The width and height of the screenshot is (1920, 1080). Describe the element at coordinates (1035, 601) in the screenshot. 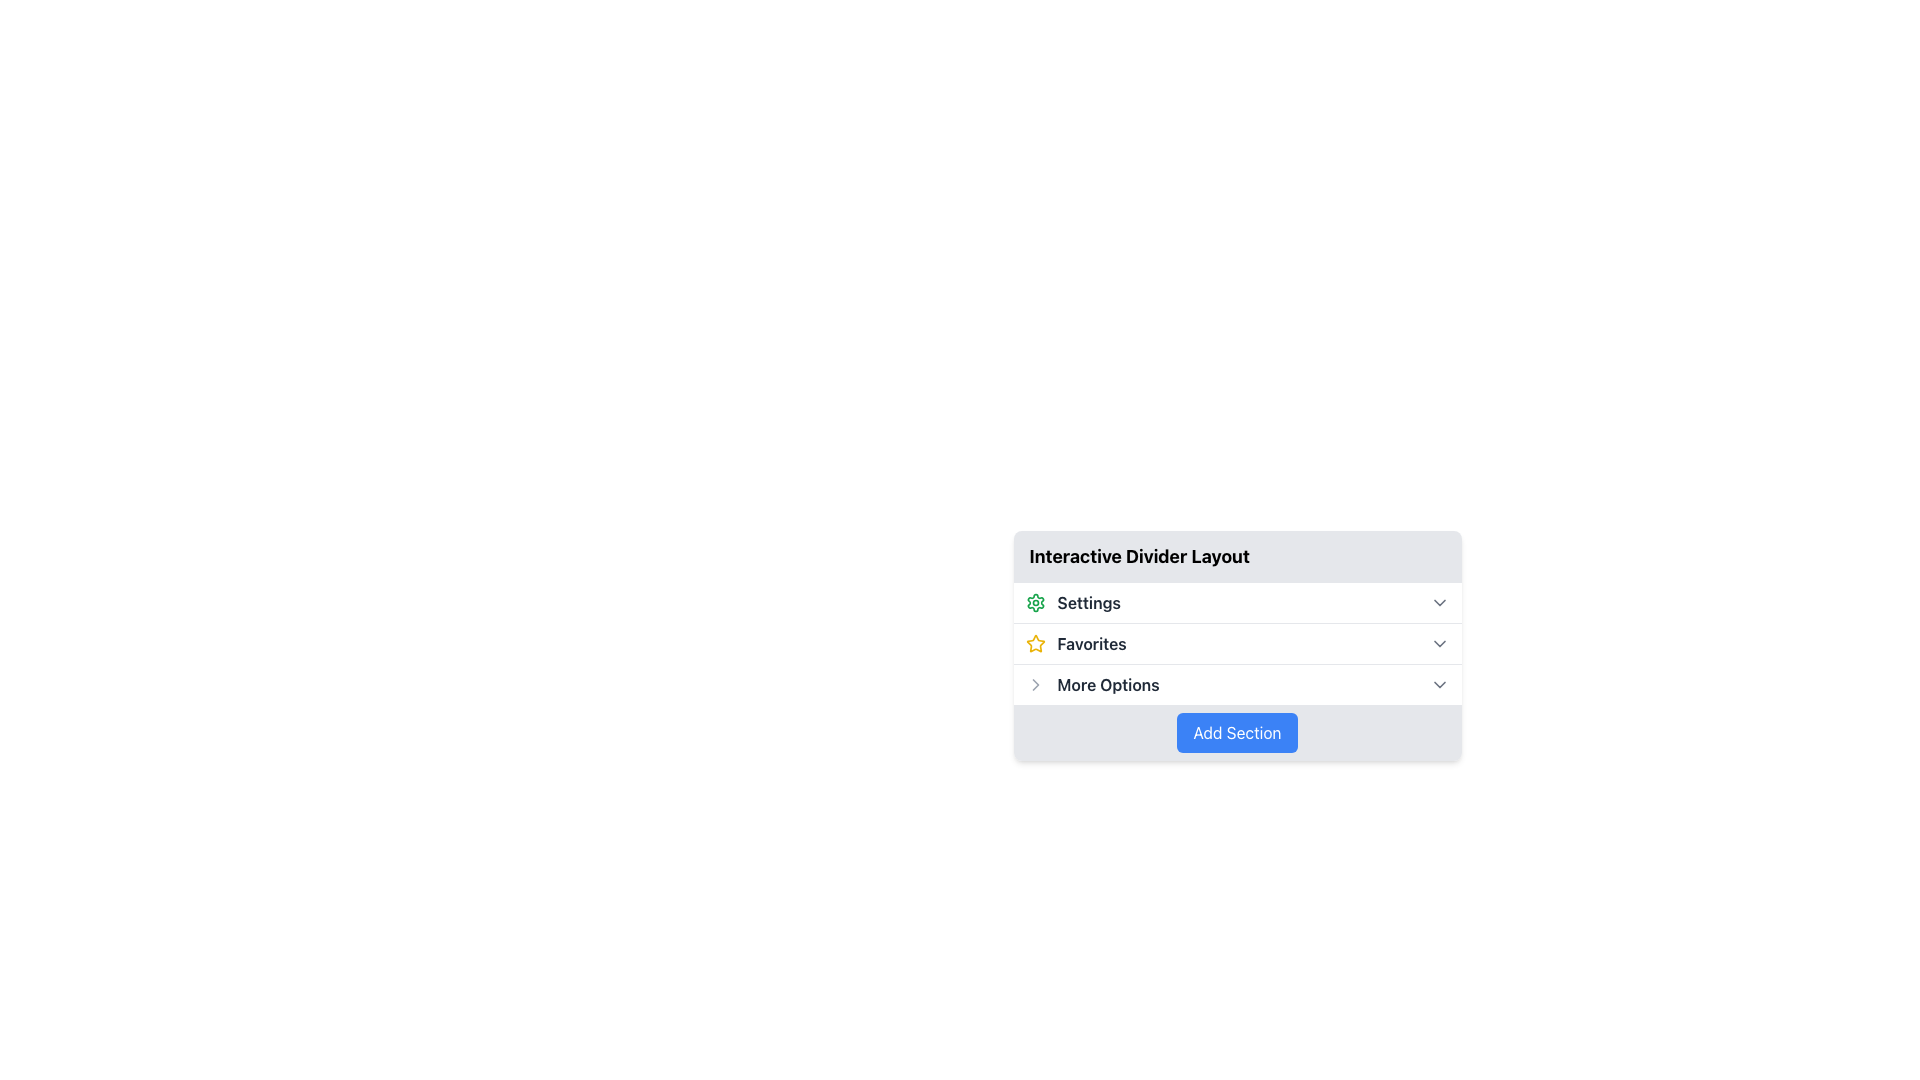

I see `the green gear icon, which is a cogwheel design located in the 'Settings' row of the 'Interactive Divider Layout' list` at that location.